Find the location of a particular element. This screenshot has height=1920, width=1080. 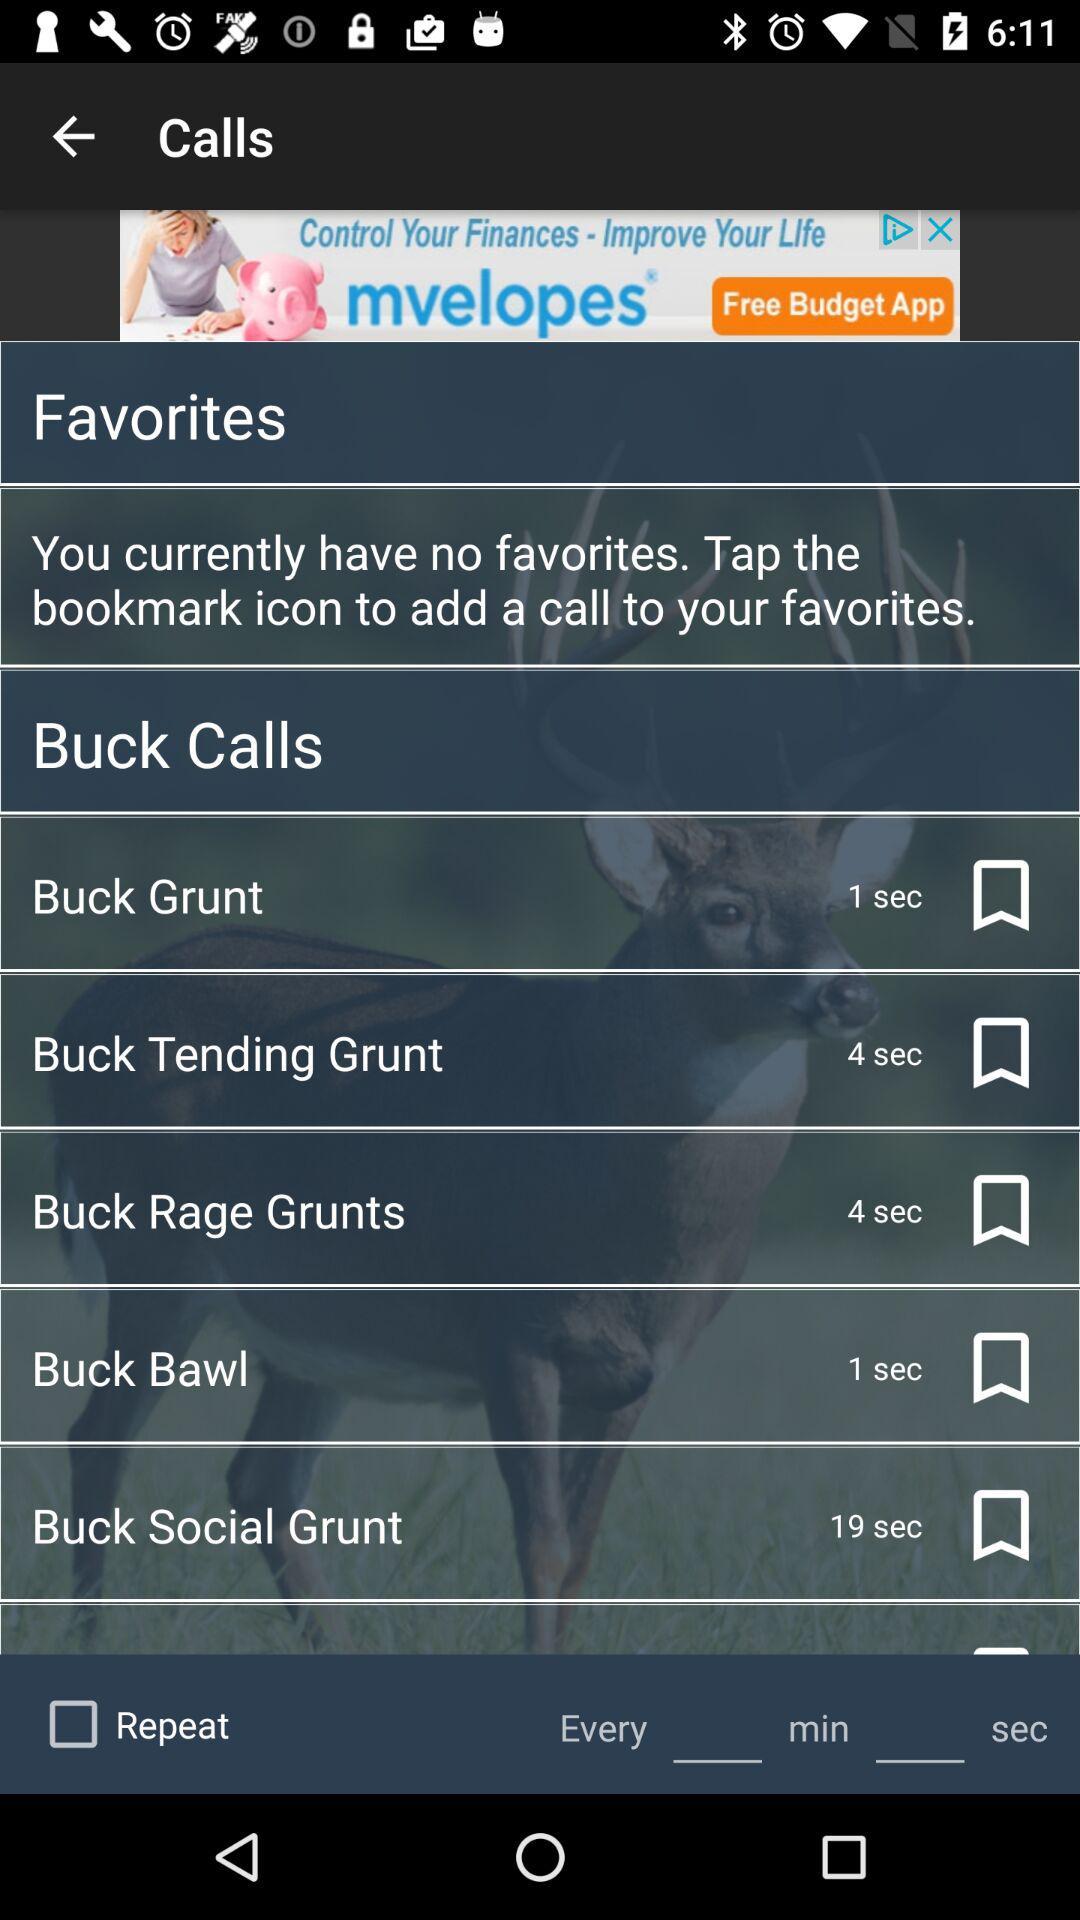

the bookmark icon is located at coordinates (984, 1051).